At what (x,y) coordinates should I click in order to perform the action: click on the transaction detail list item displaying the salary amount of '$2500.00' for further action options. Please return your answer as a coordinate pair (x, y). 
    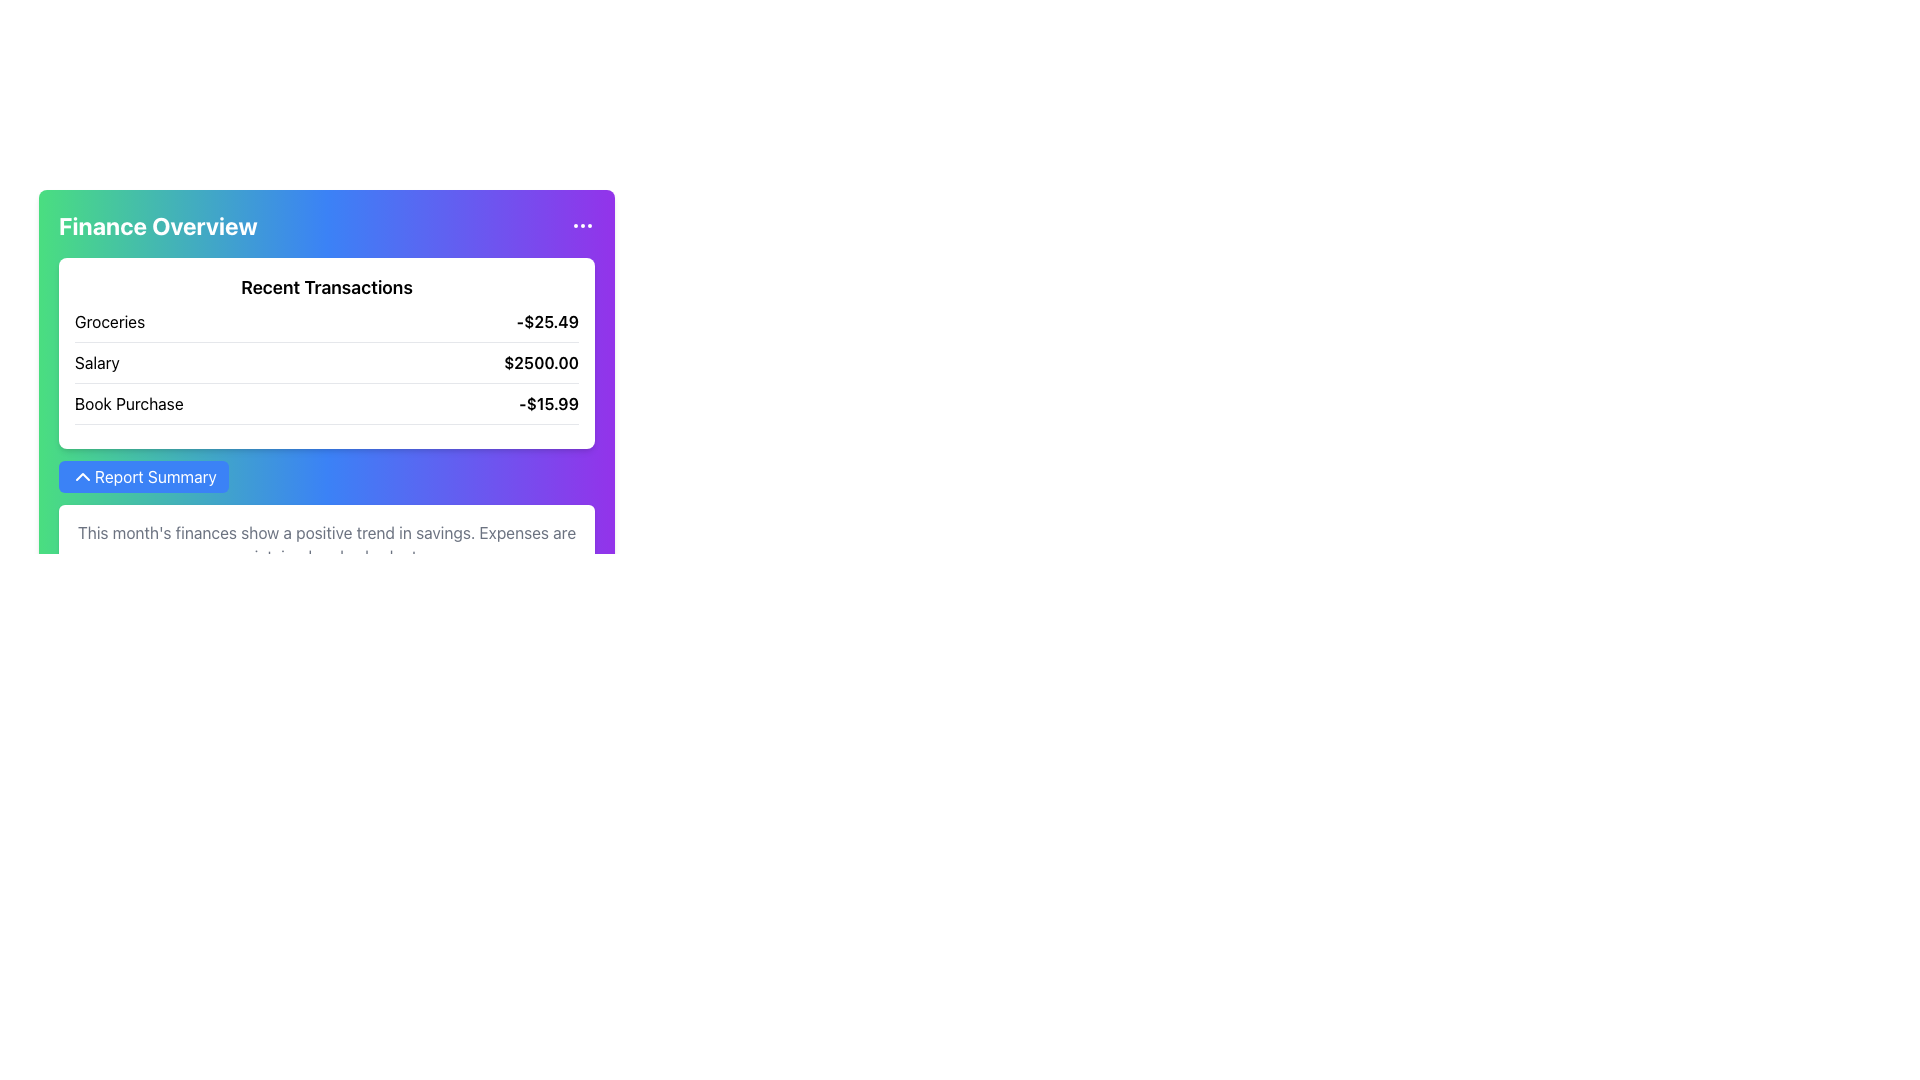
    Looking at the image, I should click on (326, 367).